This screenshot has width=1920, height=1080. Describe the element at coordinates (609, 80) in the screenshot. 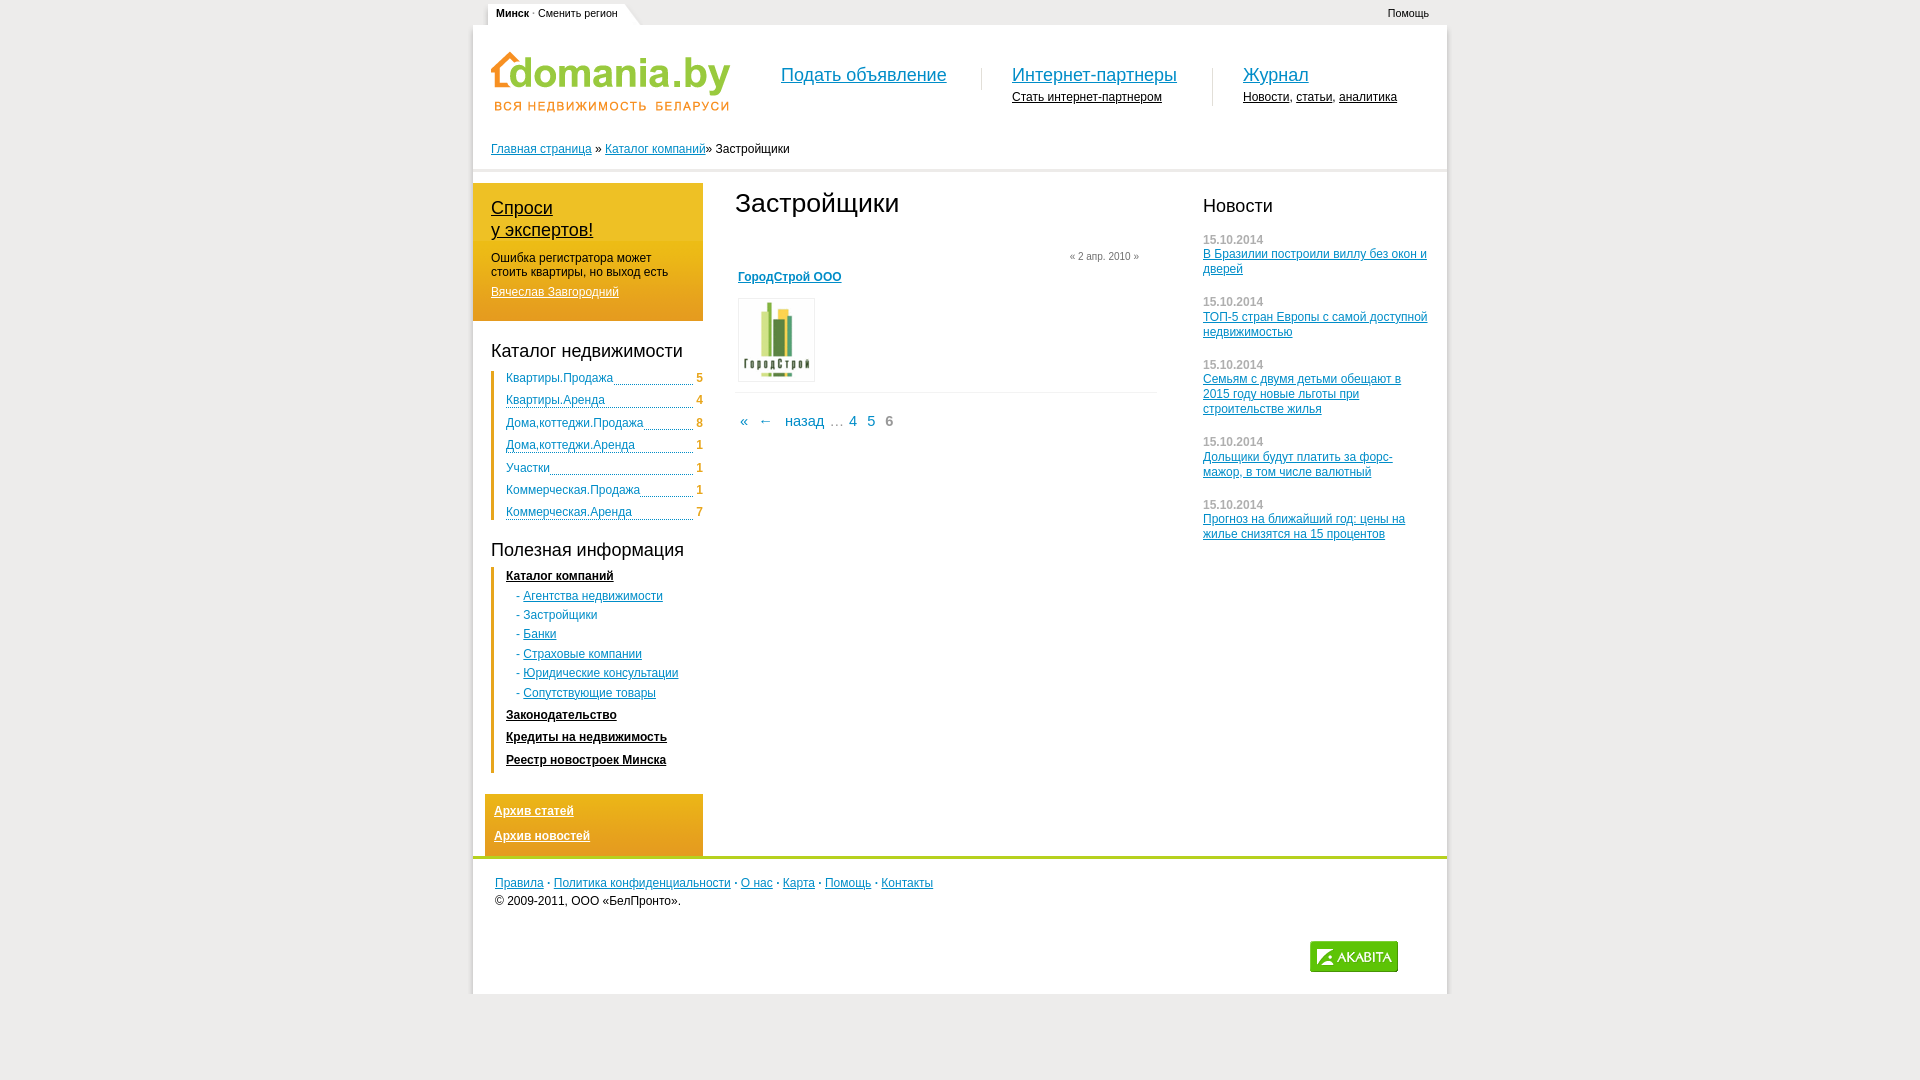

I see `'www.domania.by'` at that location.